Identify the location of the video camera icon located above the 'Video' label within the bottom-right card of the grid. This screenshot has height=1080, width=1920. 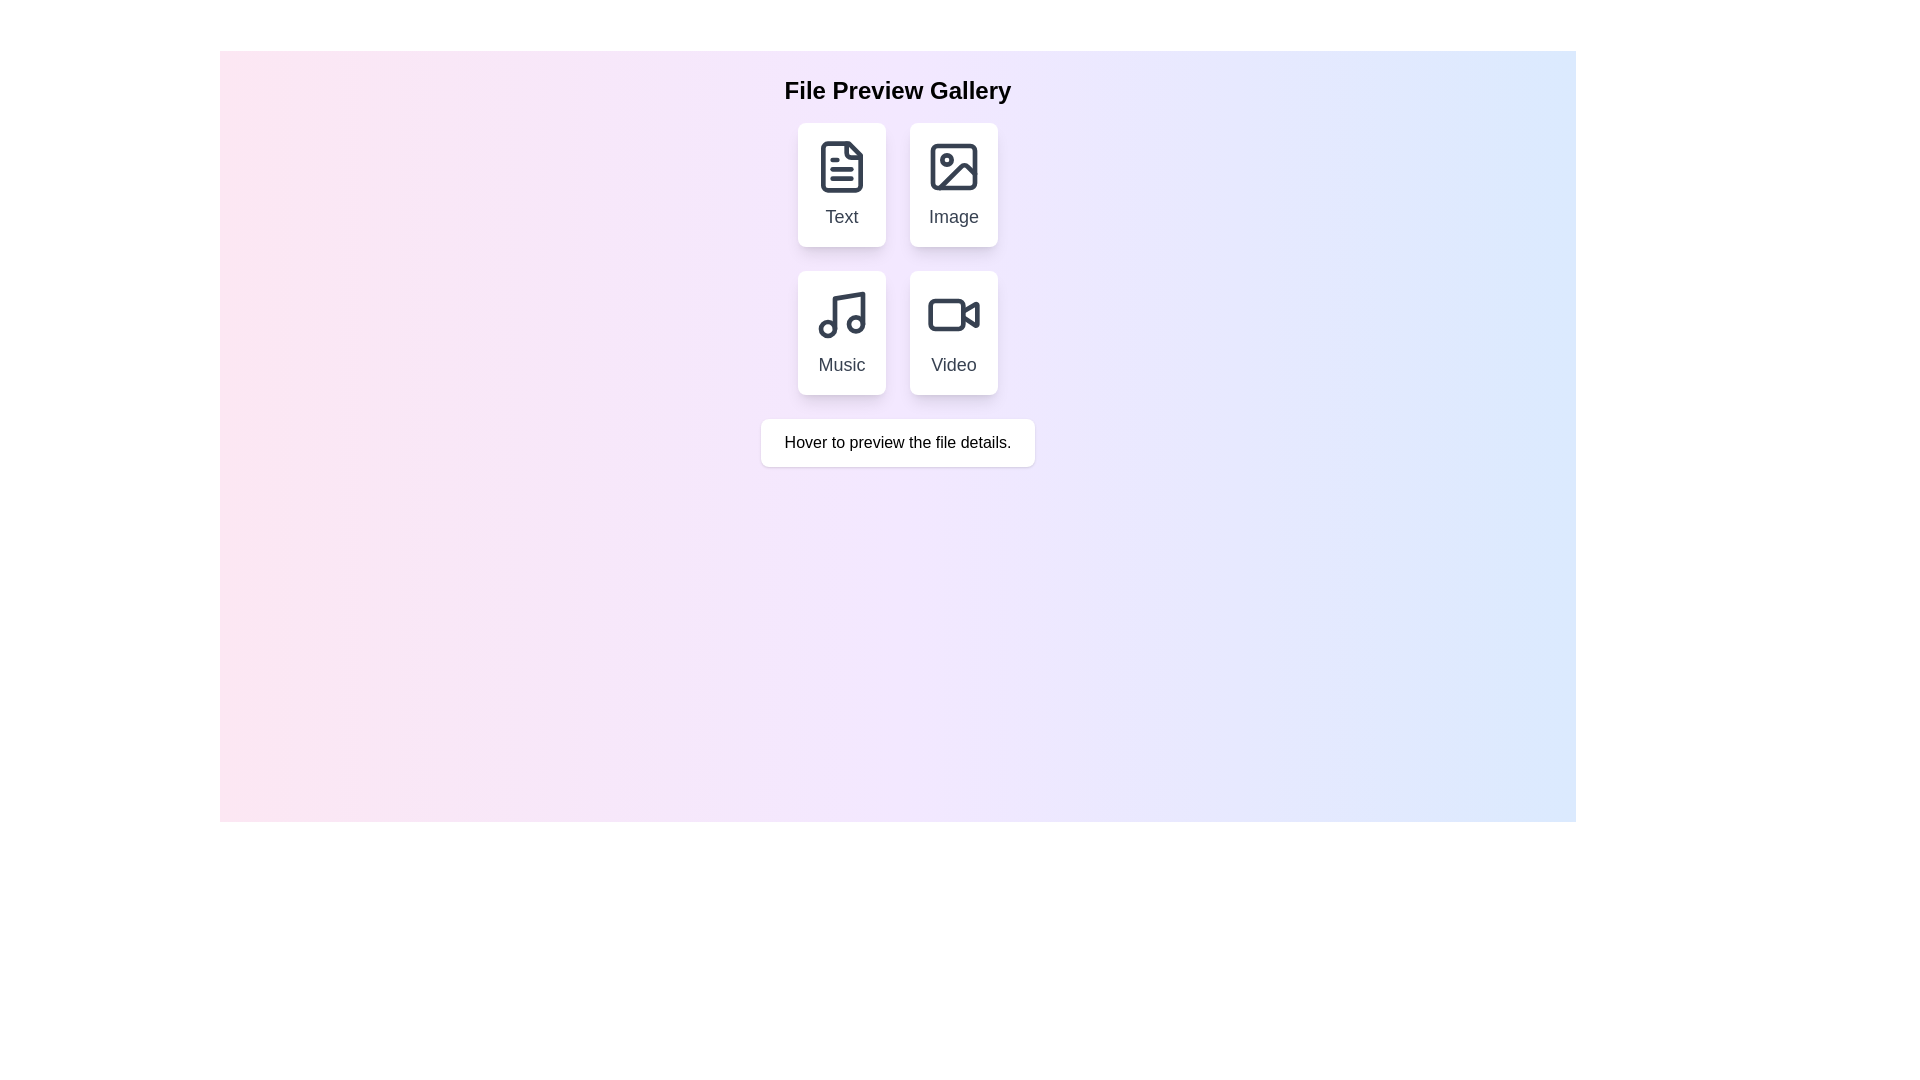
(953, 315).